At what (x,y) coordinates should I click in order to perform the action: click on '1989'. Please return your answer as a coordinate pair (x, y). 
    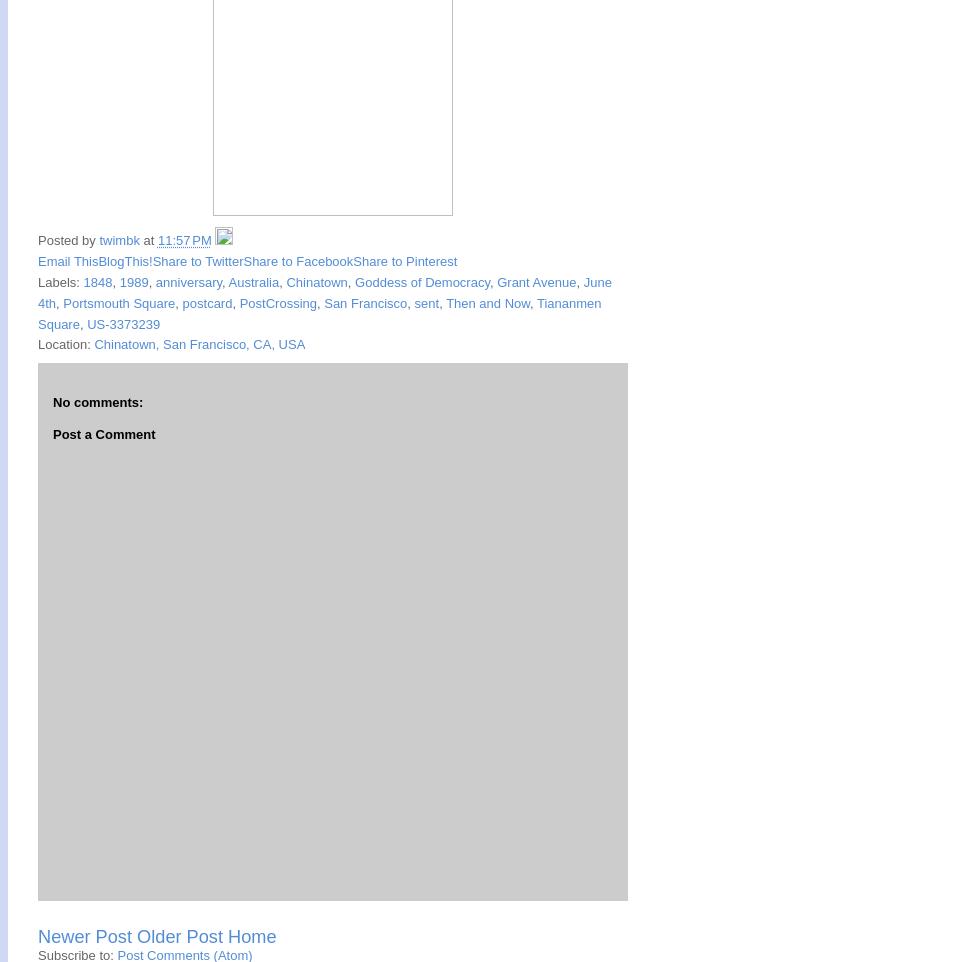
    Looking at the image, I should click on (132, 282).